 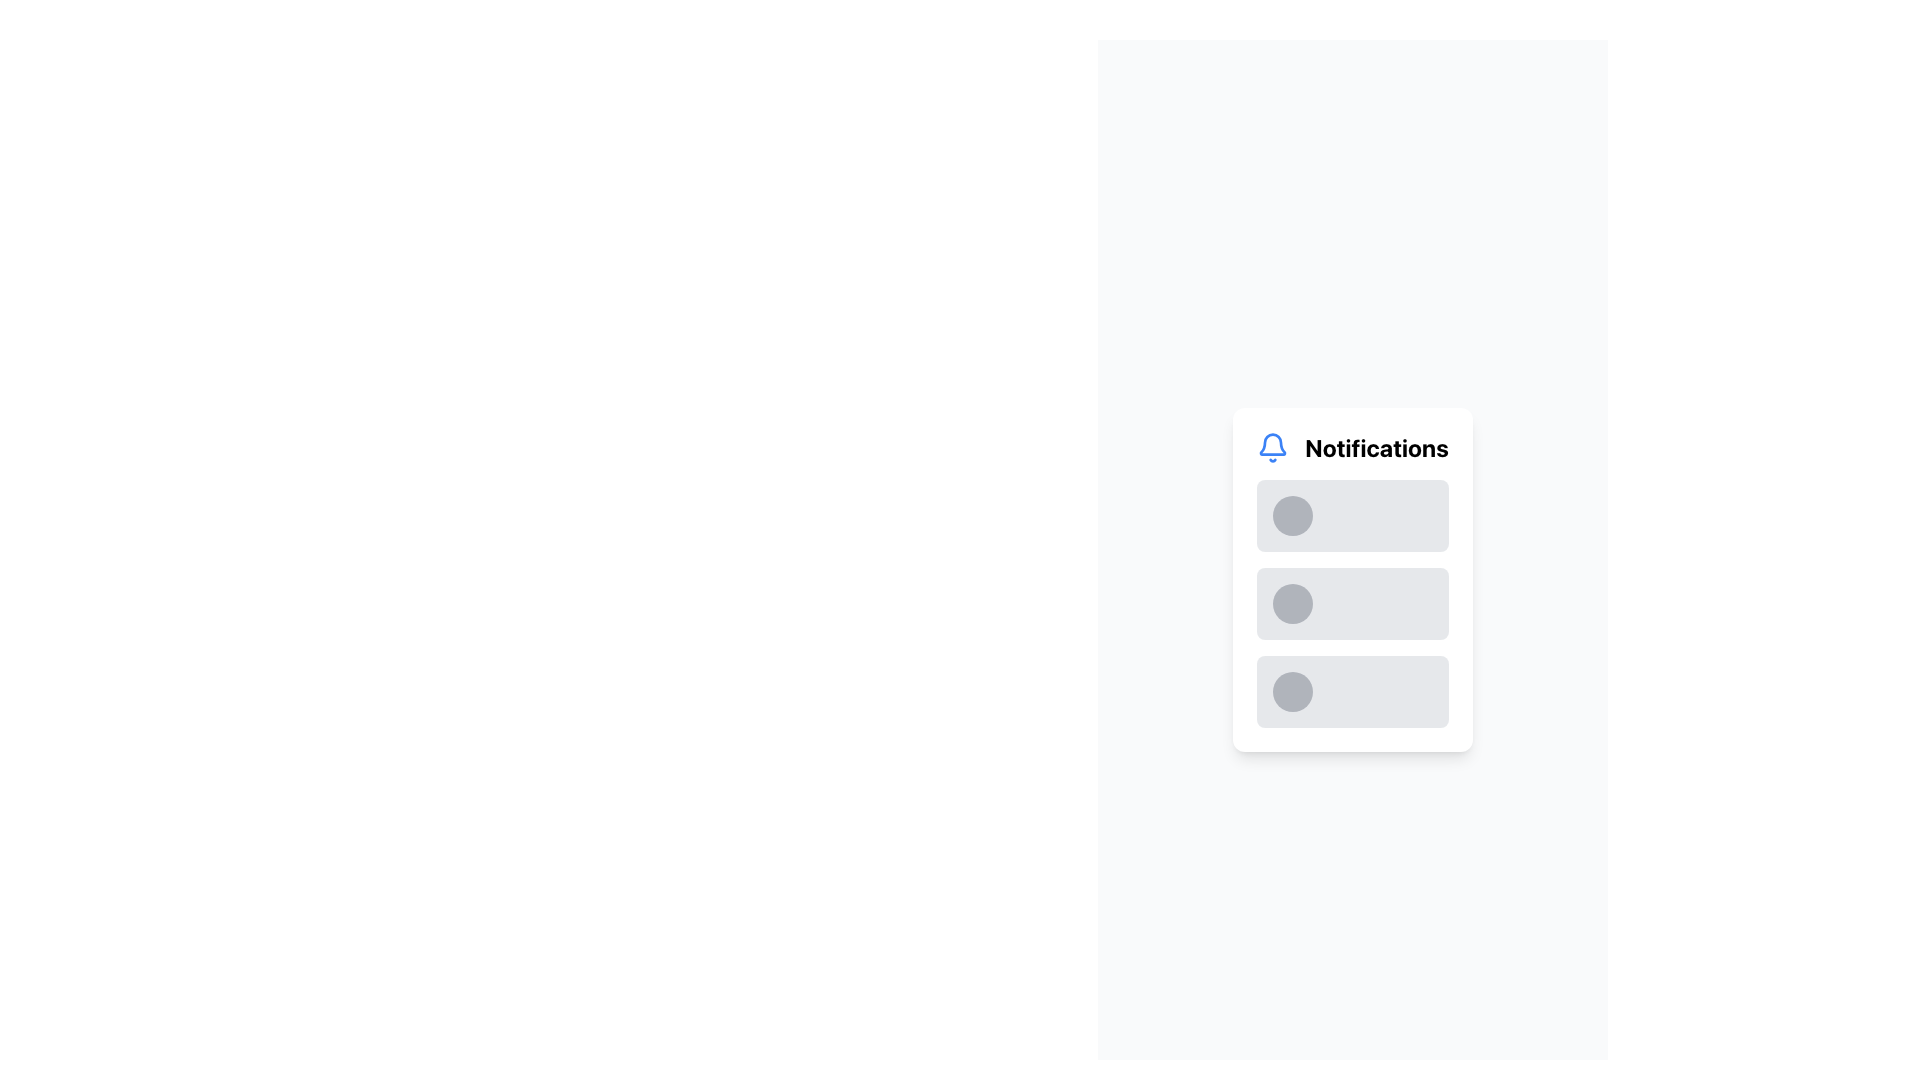 I want to click on the placeholder bar located at the bottom of the third notification card in the notification panel, which is centrally aligned horizontally within the card, so click(x=1380, y=690).